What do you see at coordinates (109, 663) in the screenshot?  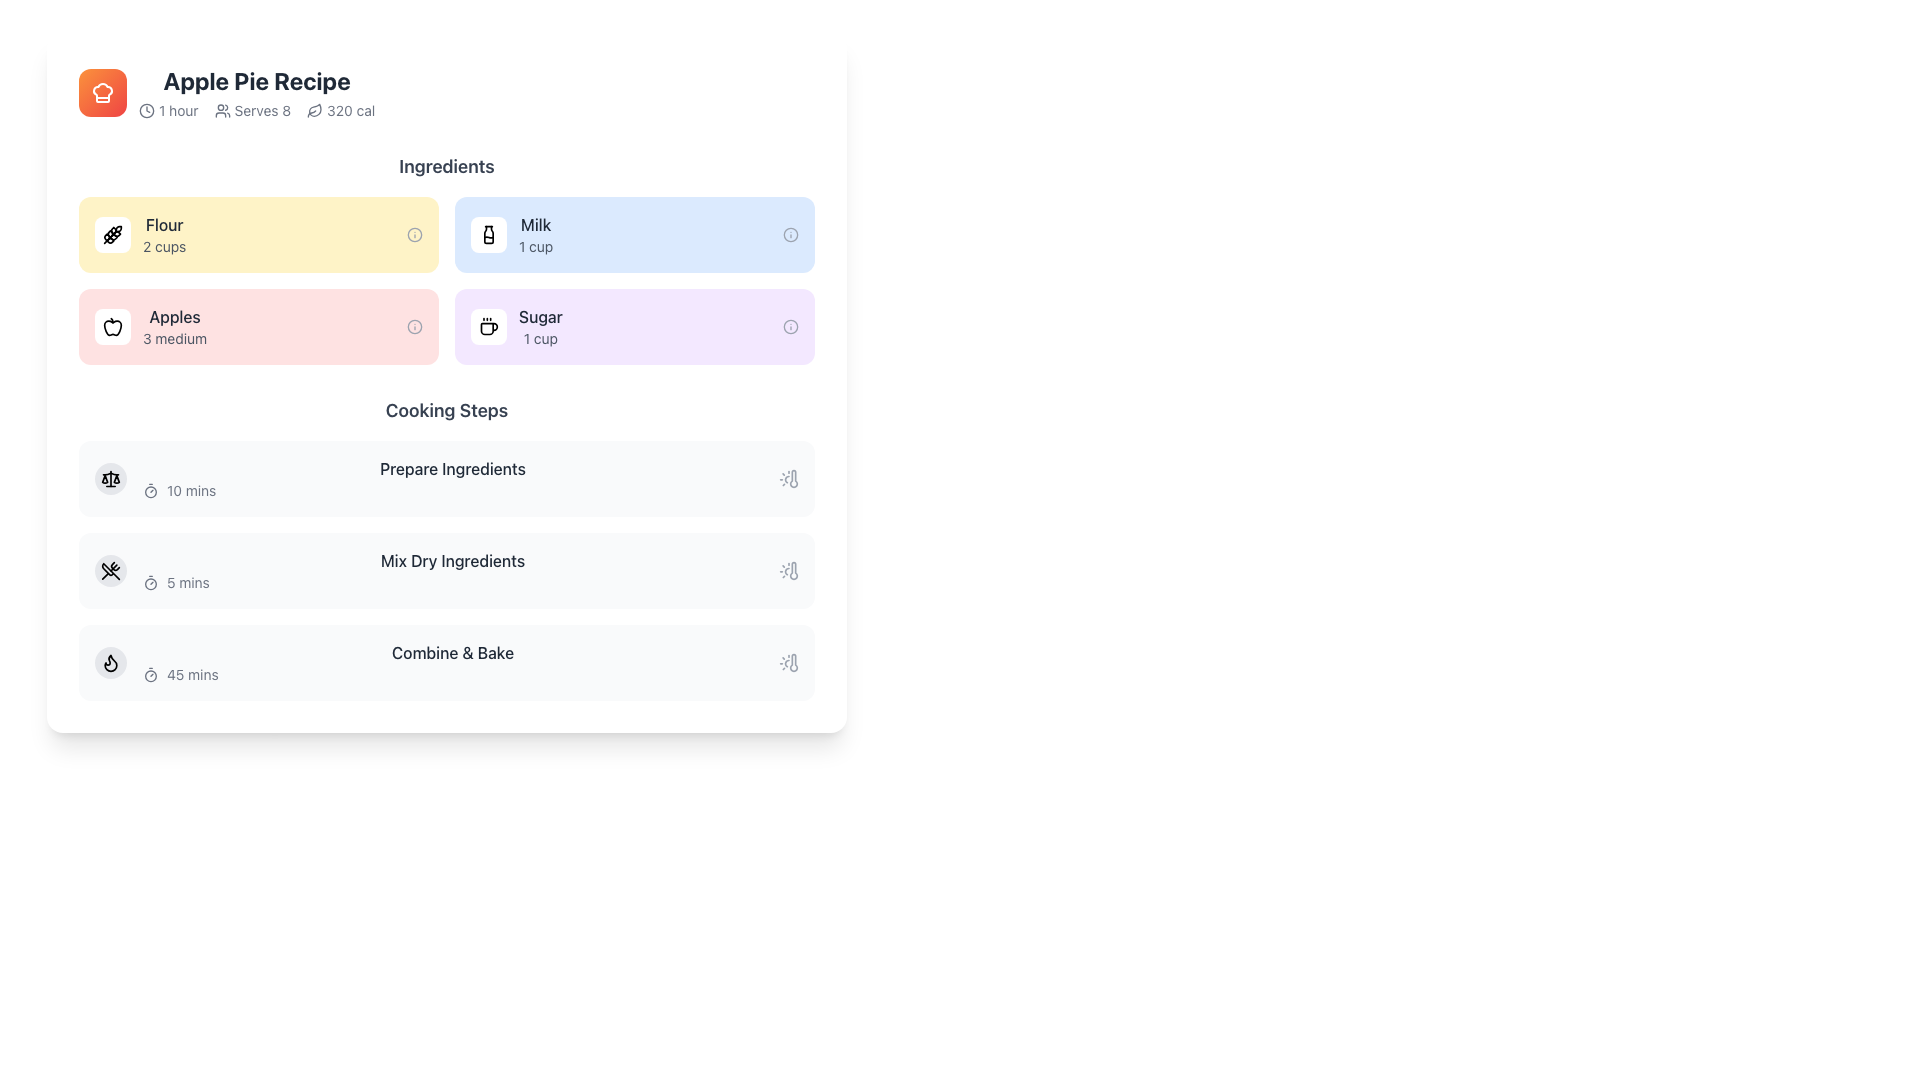 I see `the flame icon within a circular boundary located at the bottom of the 'Cooking Steps' section, specifically in the 'Combine & Bake' step` at bounding box center [109, 663].